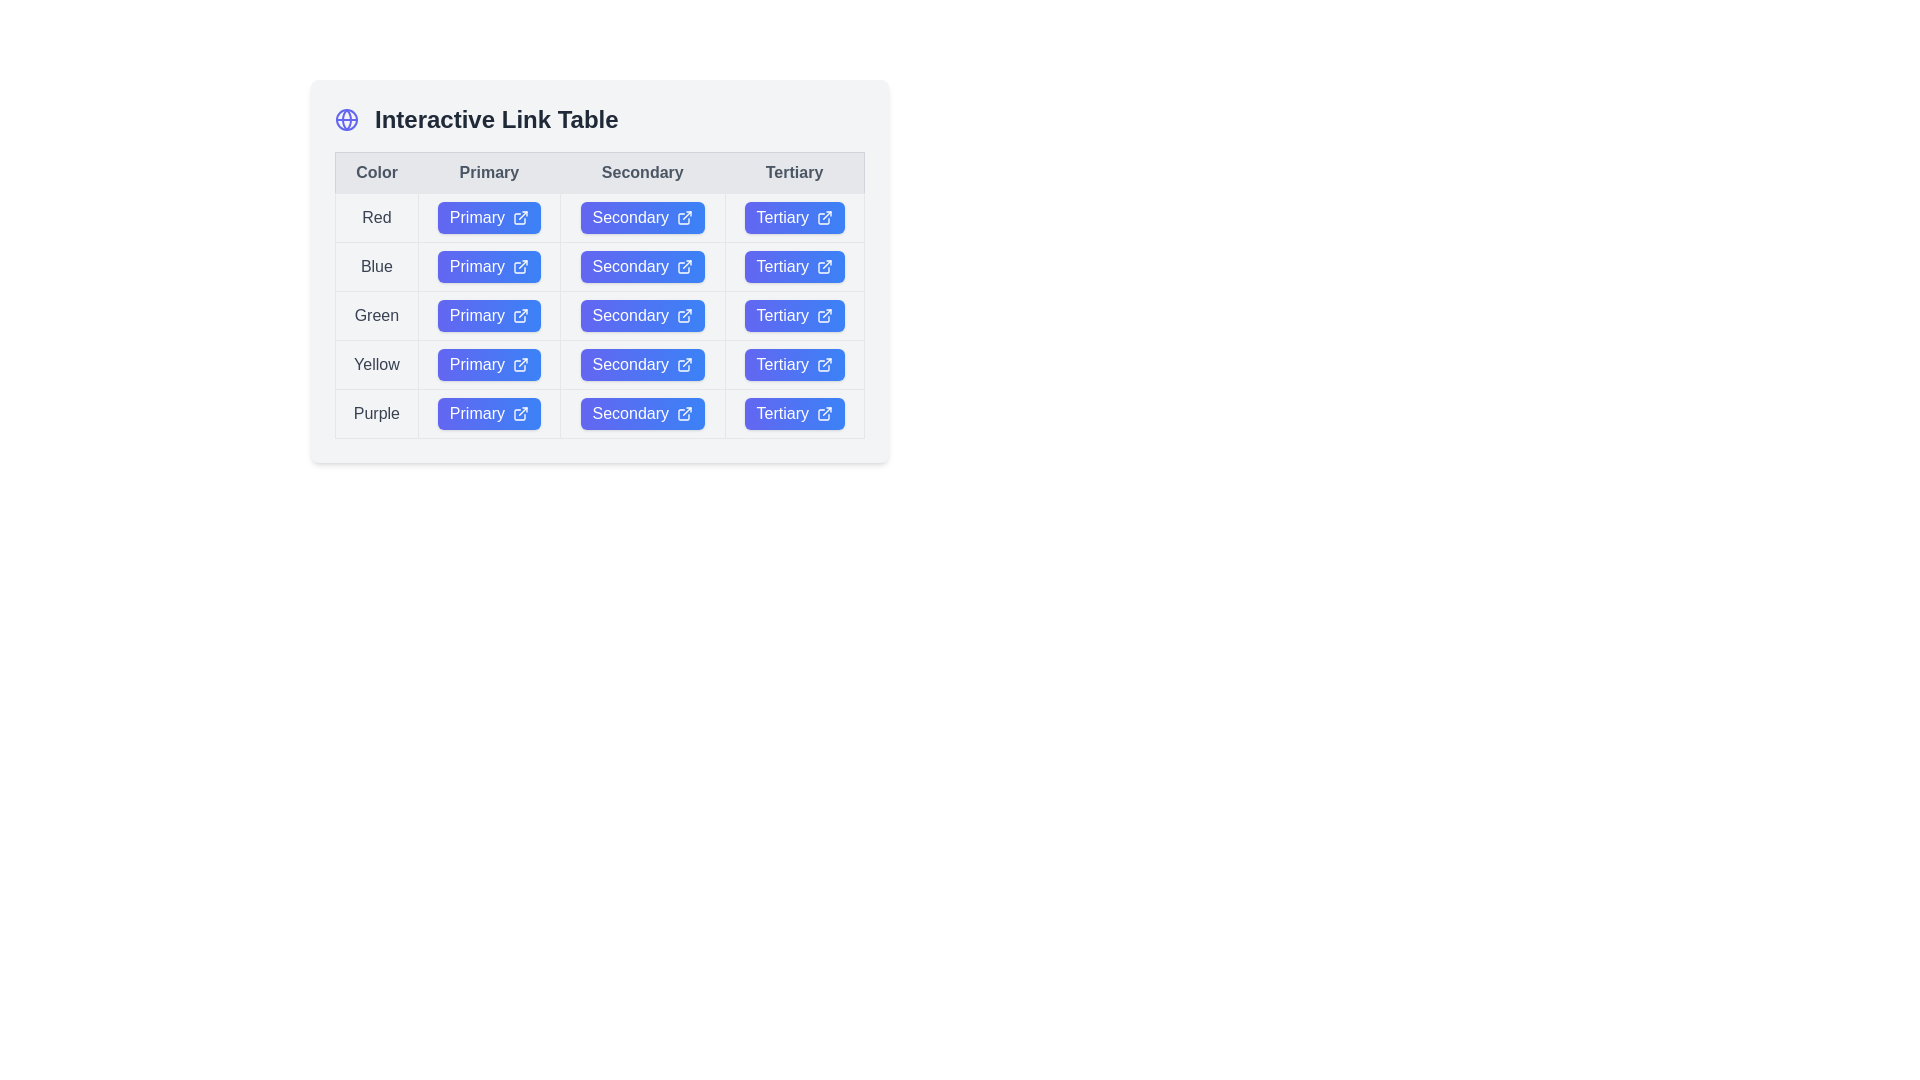  I want to click on the interactive link icon located in the far-right column of the bottom row of the 'Interactive Link Table', adjacent to the cell text 'Tertiary', so click(825, 412).